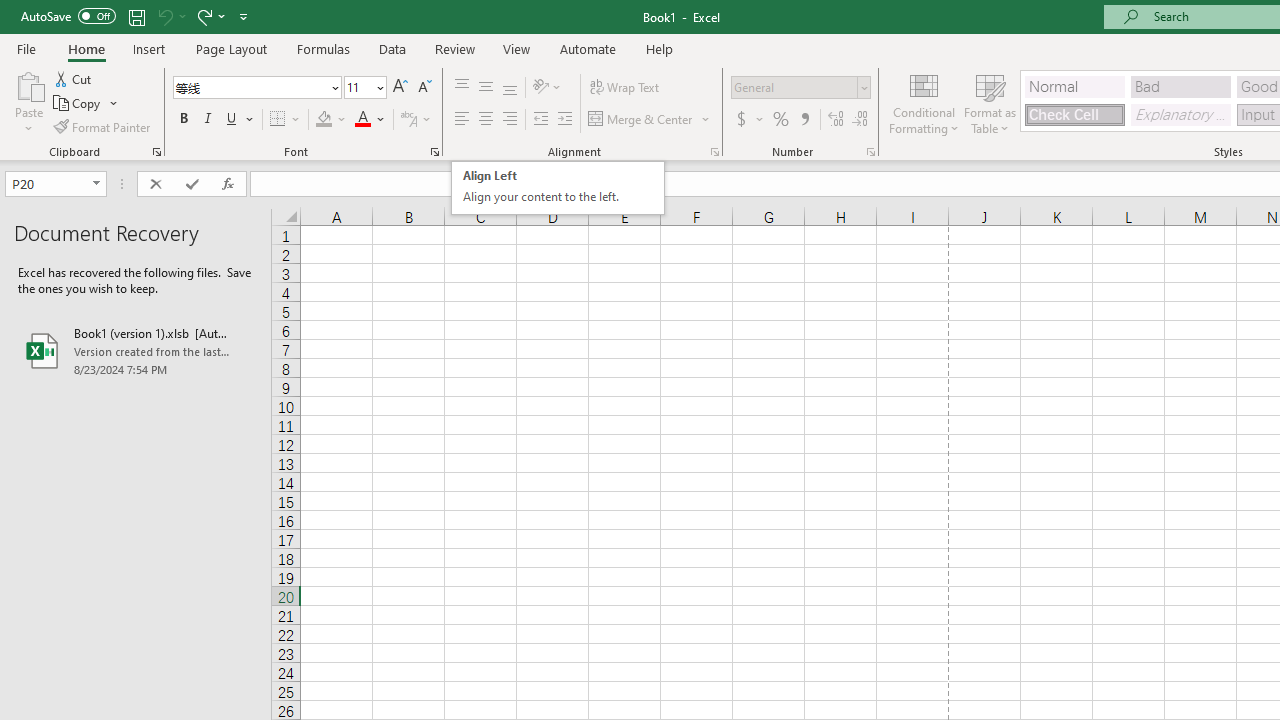  I want to click on 'Paste', so click(28, 103).